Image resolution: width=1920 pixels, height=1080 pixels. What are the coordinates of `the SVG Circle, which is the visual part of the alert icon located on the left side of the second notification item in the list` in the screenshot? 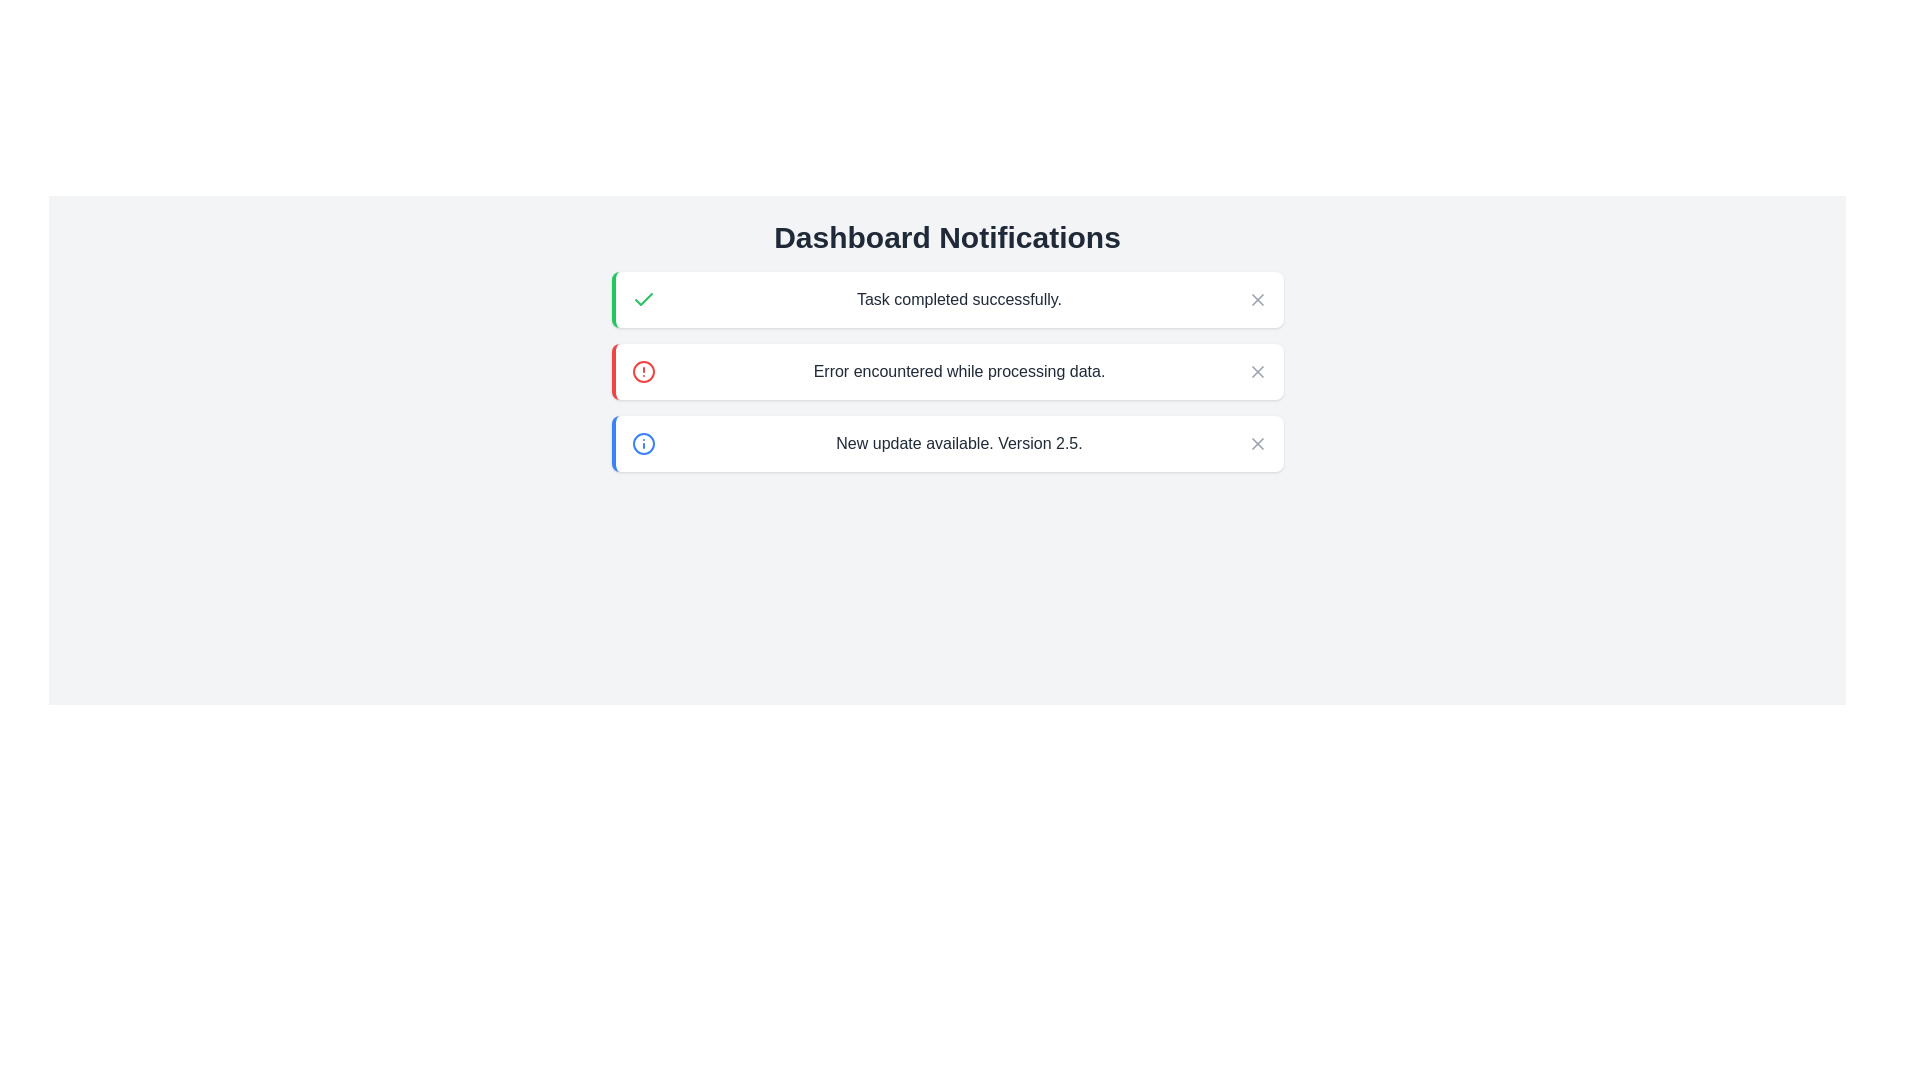 It's located at (643, 371).